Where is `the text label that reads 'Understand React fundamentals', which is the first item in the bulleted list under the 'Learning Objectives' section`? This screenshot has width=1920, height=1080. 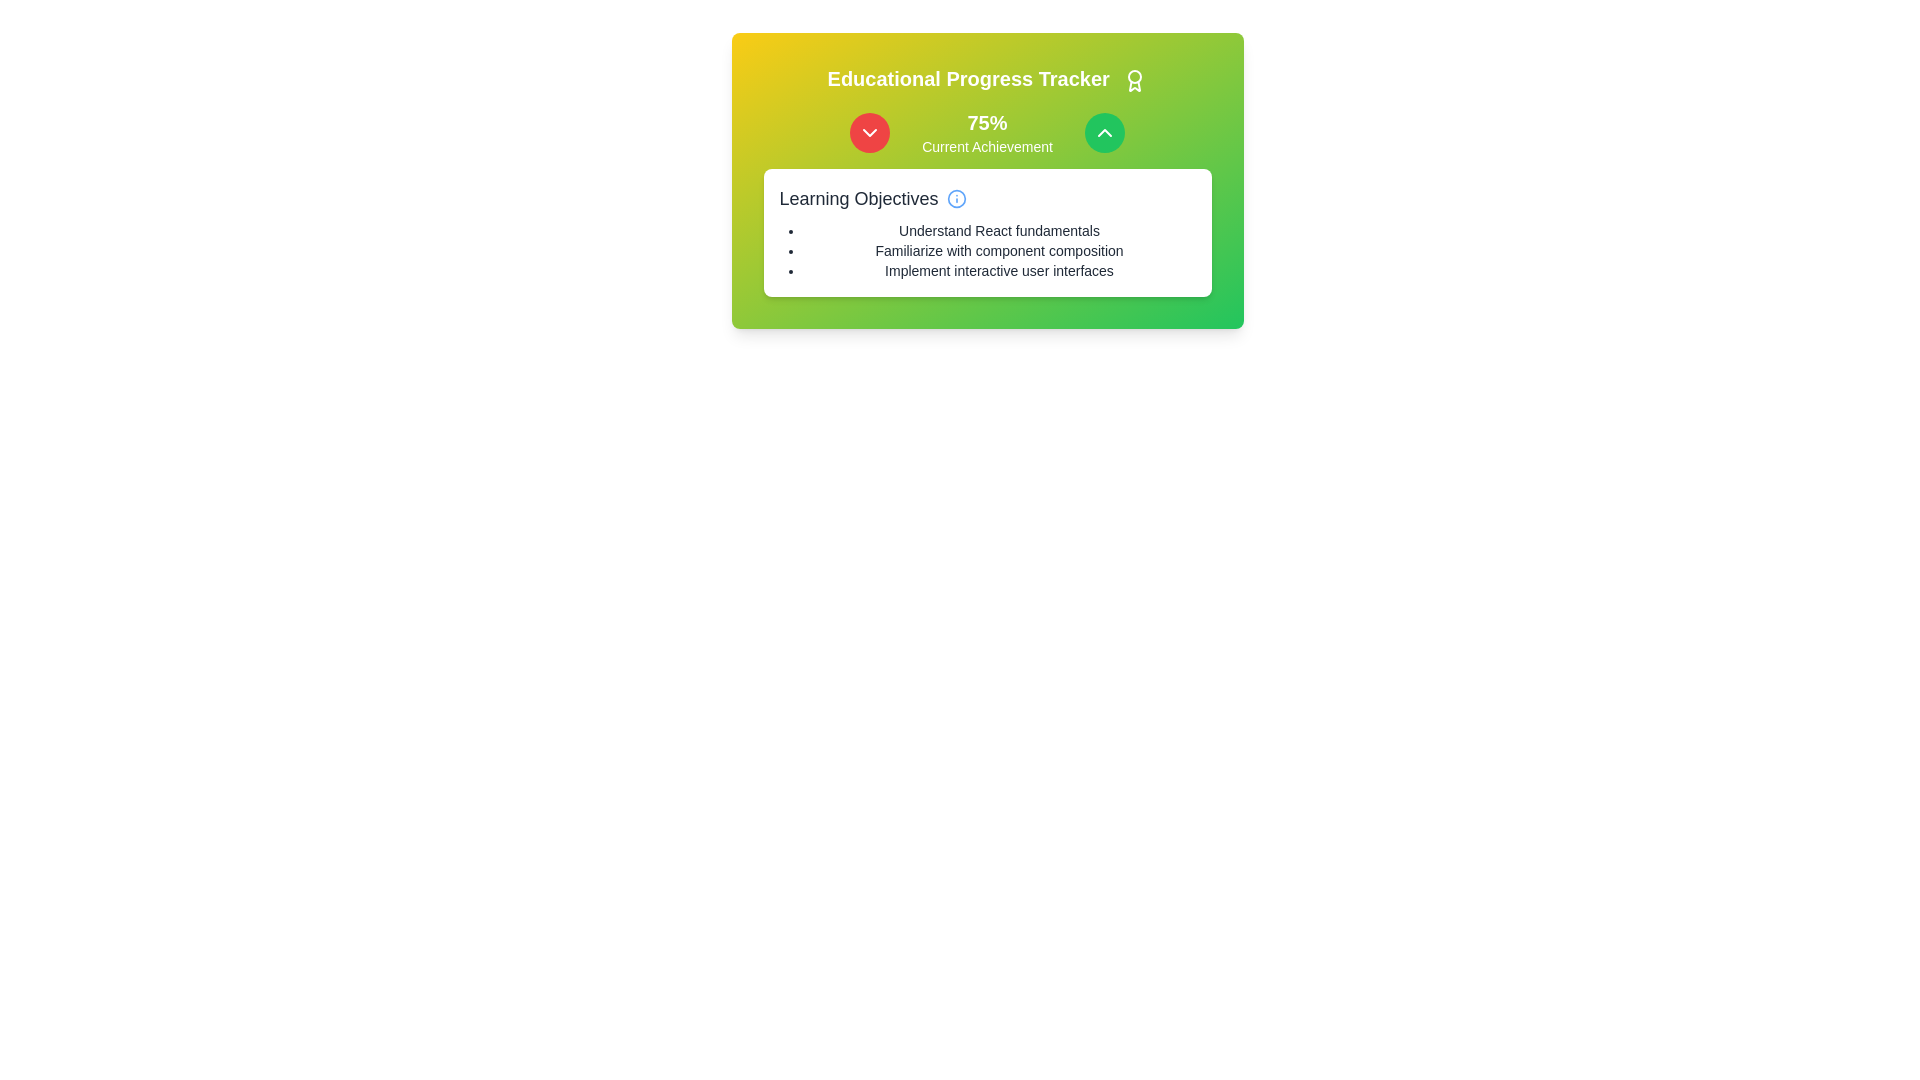 the text label that reads 'Understand React fundamentals', which is the first item in the bulleted list under the 'Learning Objectives' section is located at coordinates (999, 230).